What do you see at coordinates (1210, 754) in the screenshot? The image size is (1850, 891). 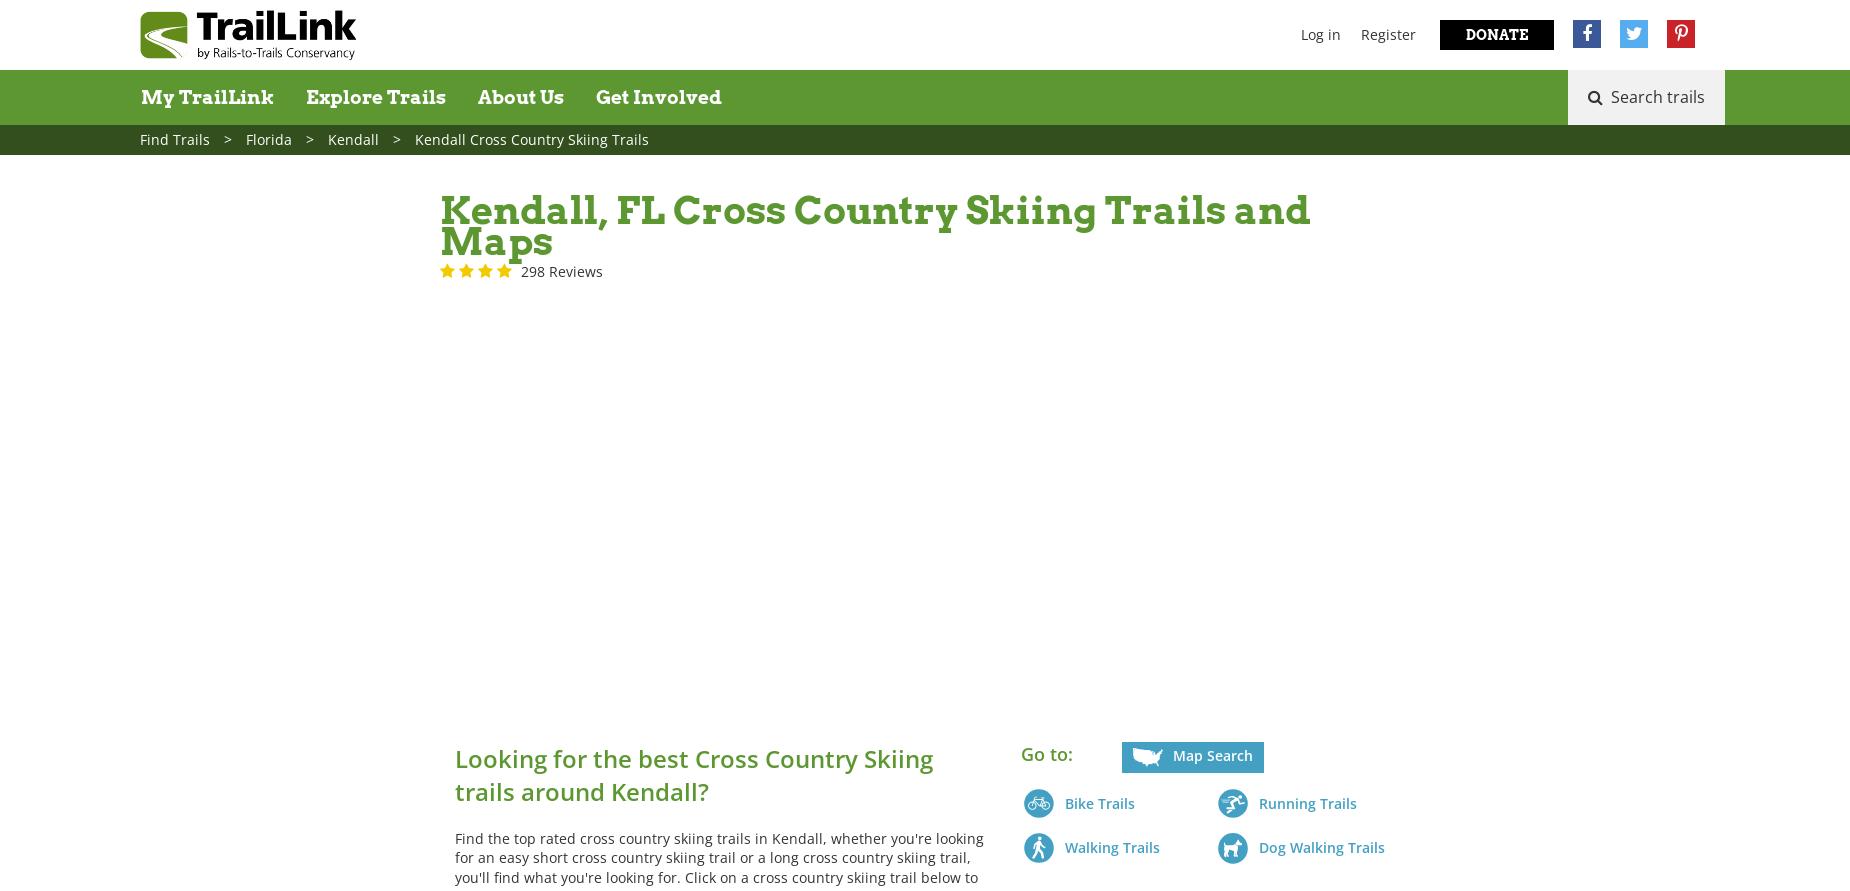 I see `'Map Search'` at bounding box center [1210, 754].